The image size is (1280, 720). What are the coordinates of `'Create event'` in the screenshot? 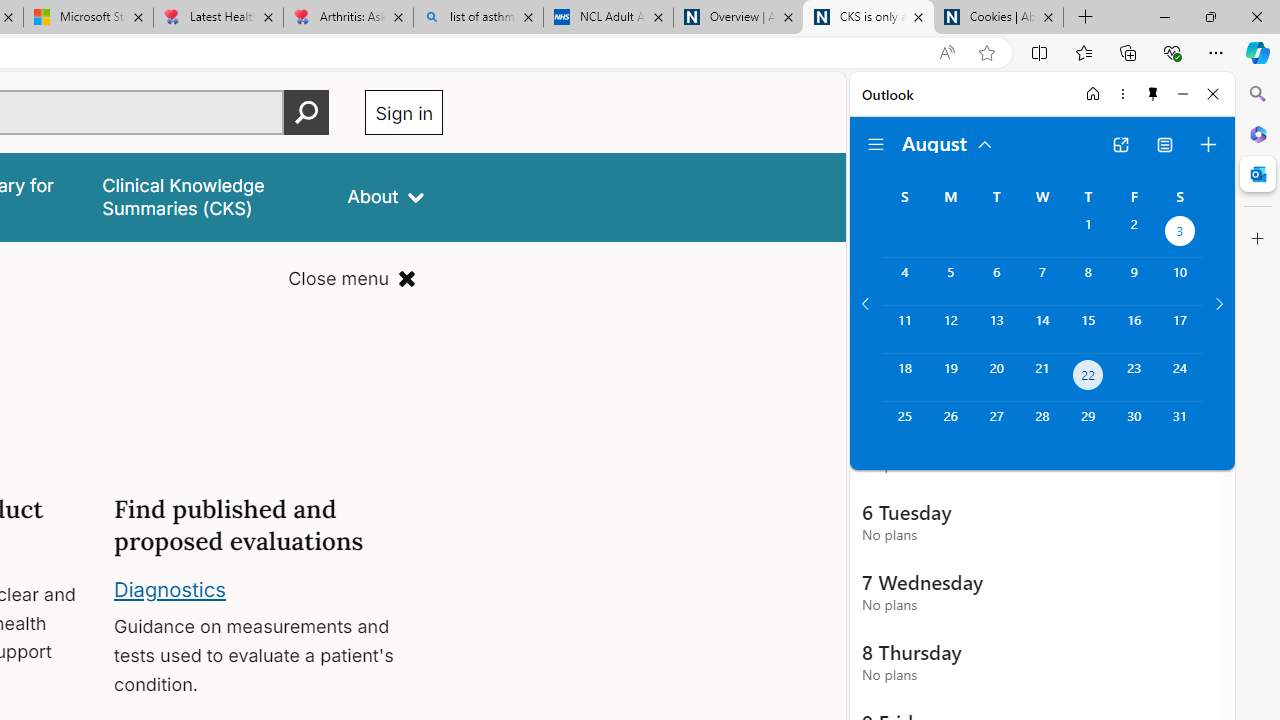 It's located at (1207, 144).